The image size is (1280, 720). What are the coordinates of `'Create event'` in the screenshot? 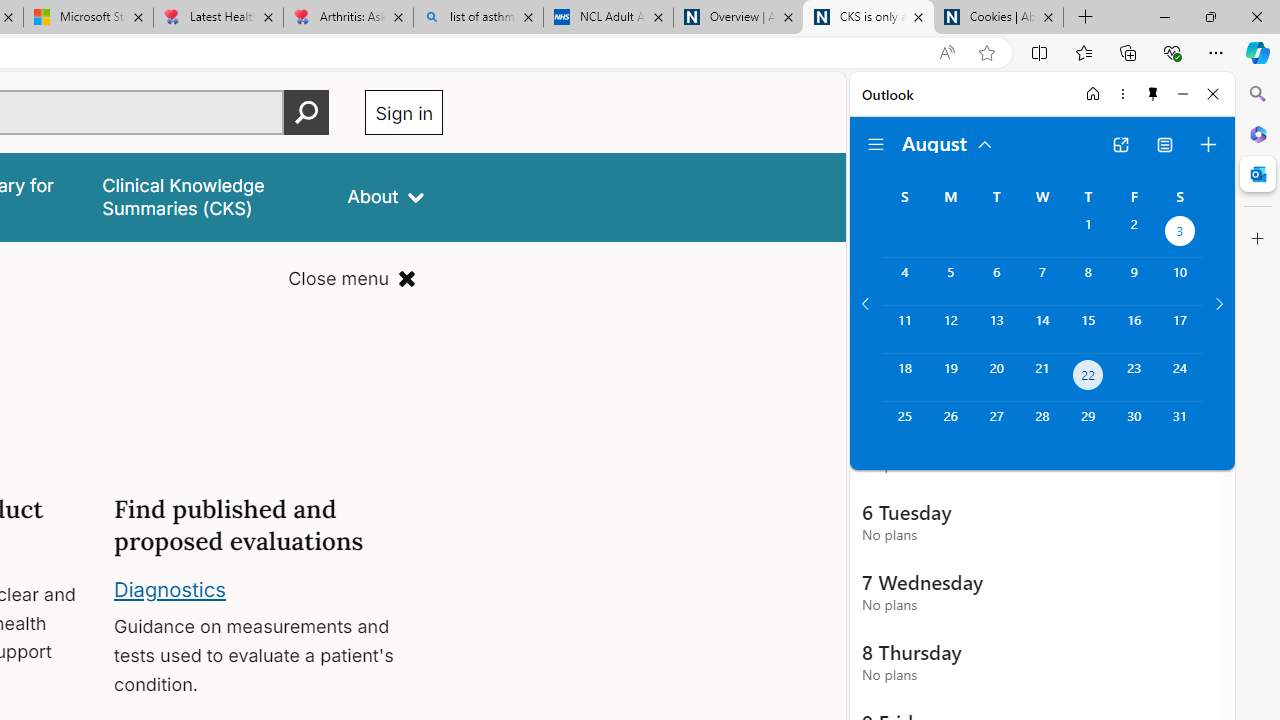 It's located at (1207, 144).